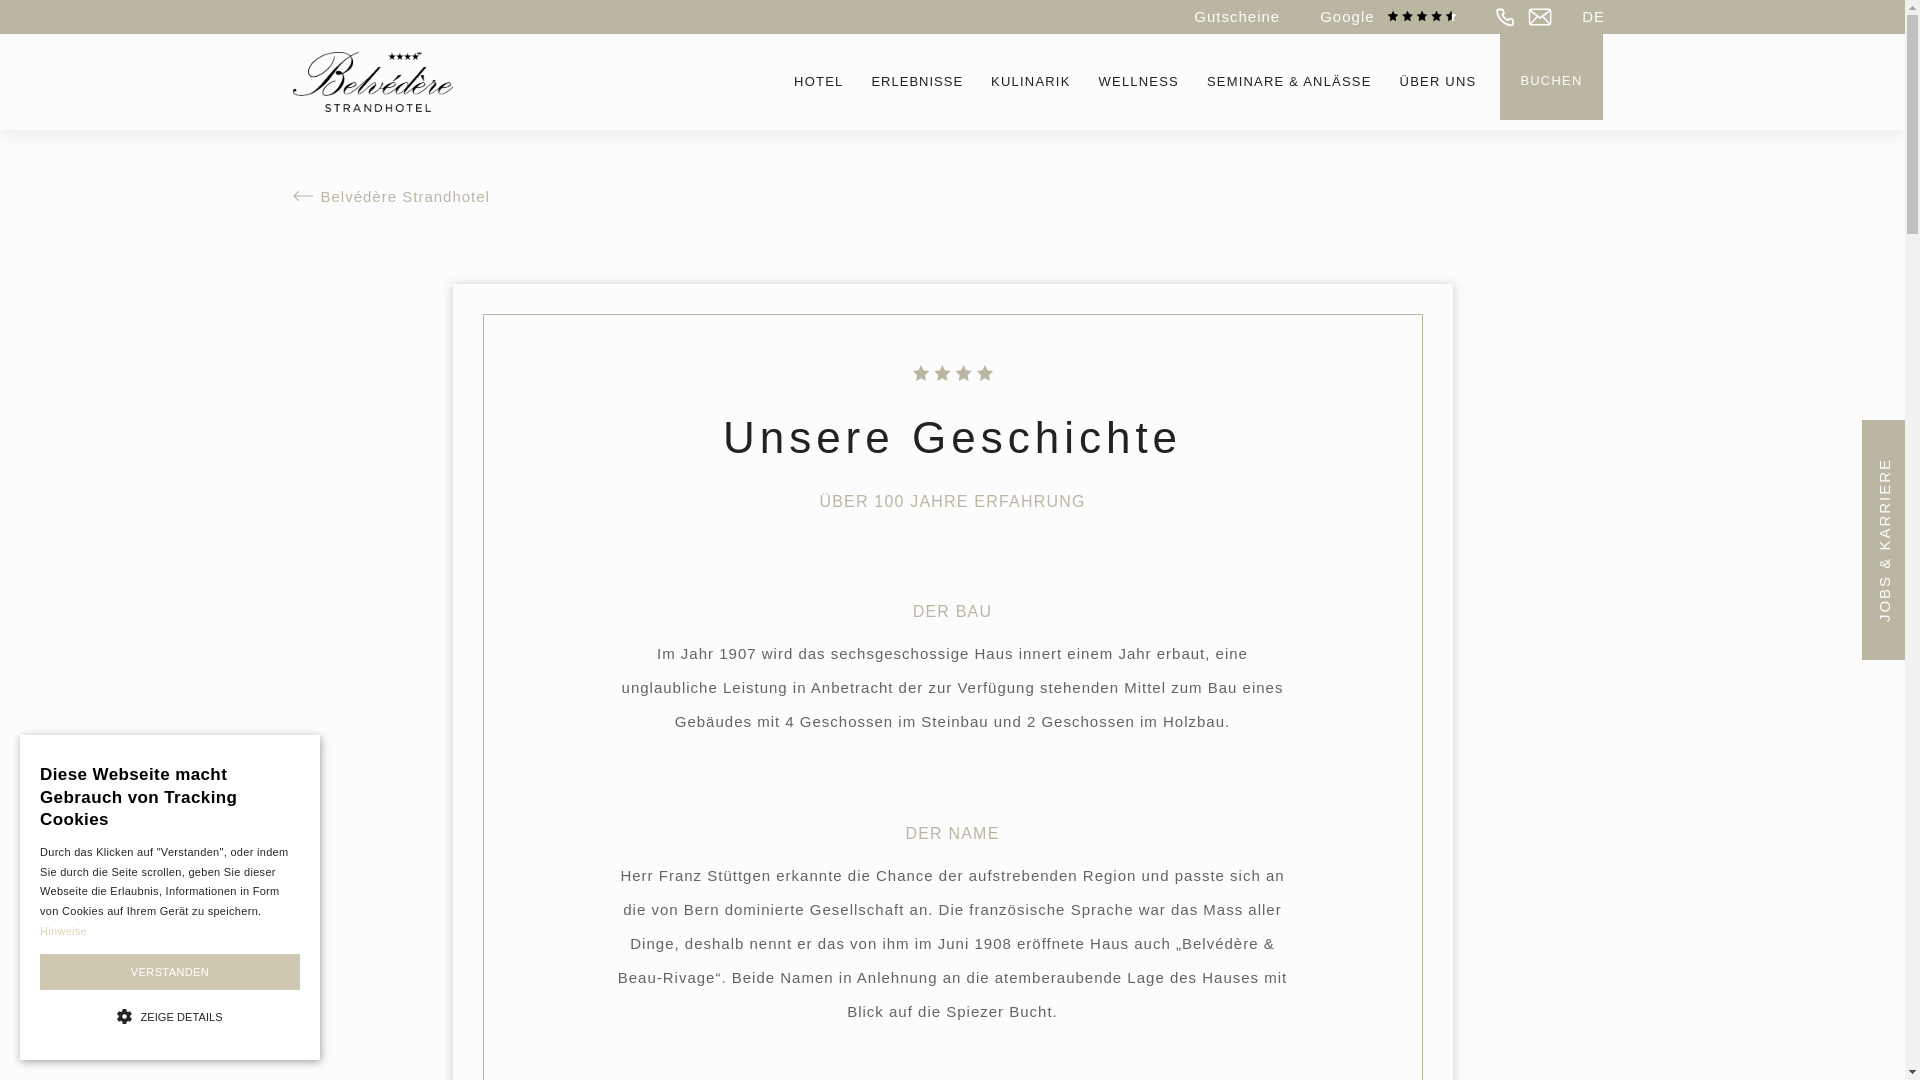 The height and width of the screenshot is (1080, 1920). What do you see at coordinates (915, 80) in the screenshot?
I see `'ERLEBNISSE'` at bounding box center [915, 80].